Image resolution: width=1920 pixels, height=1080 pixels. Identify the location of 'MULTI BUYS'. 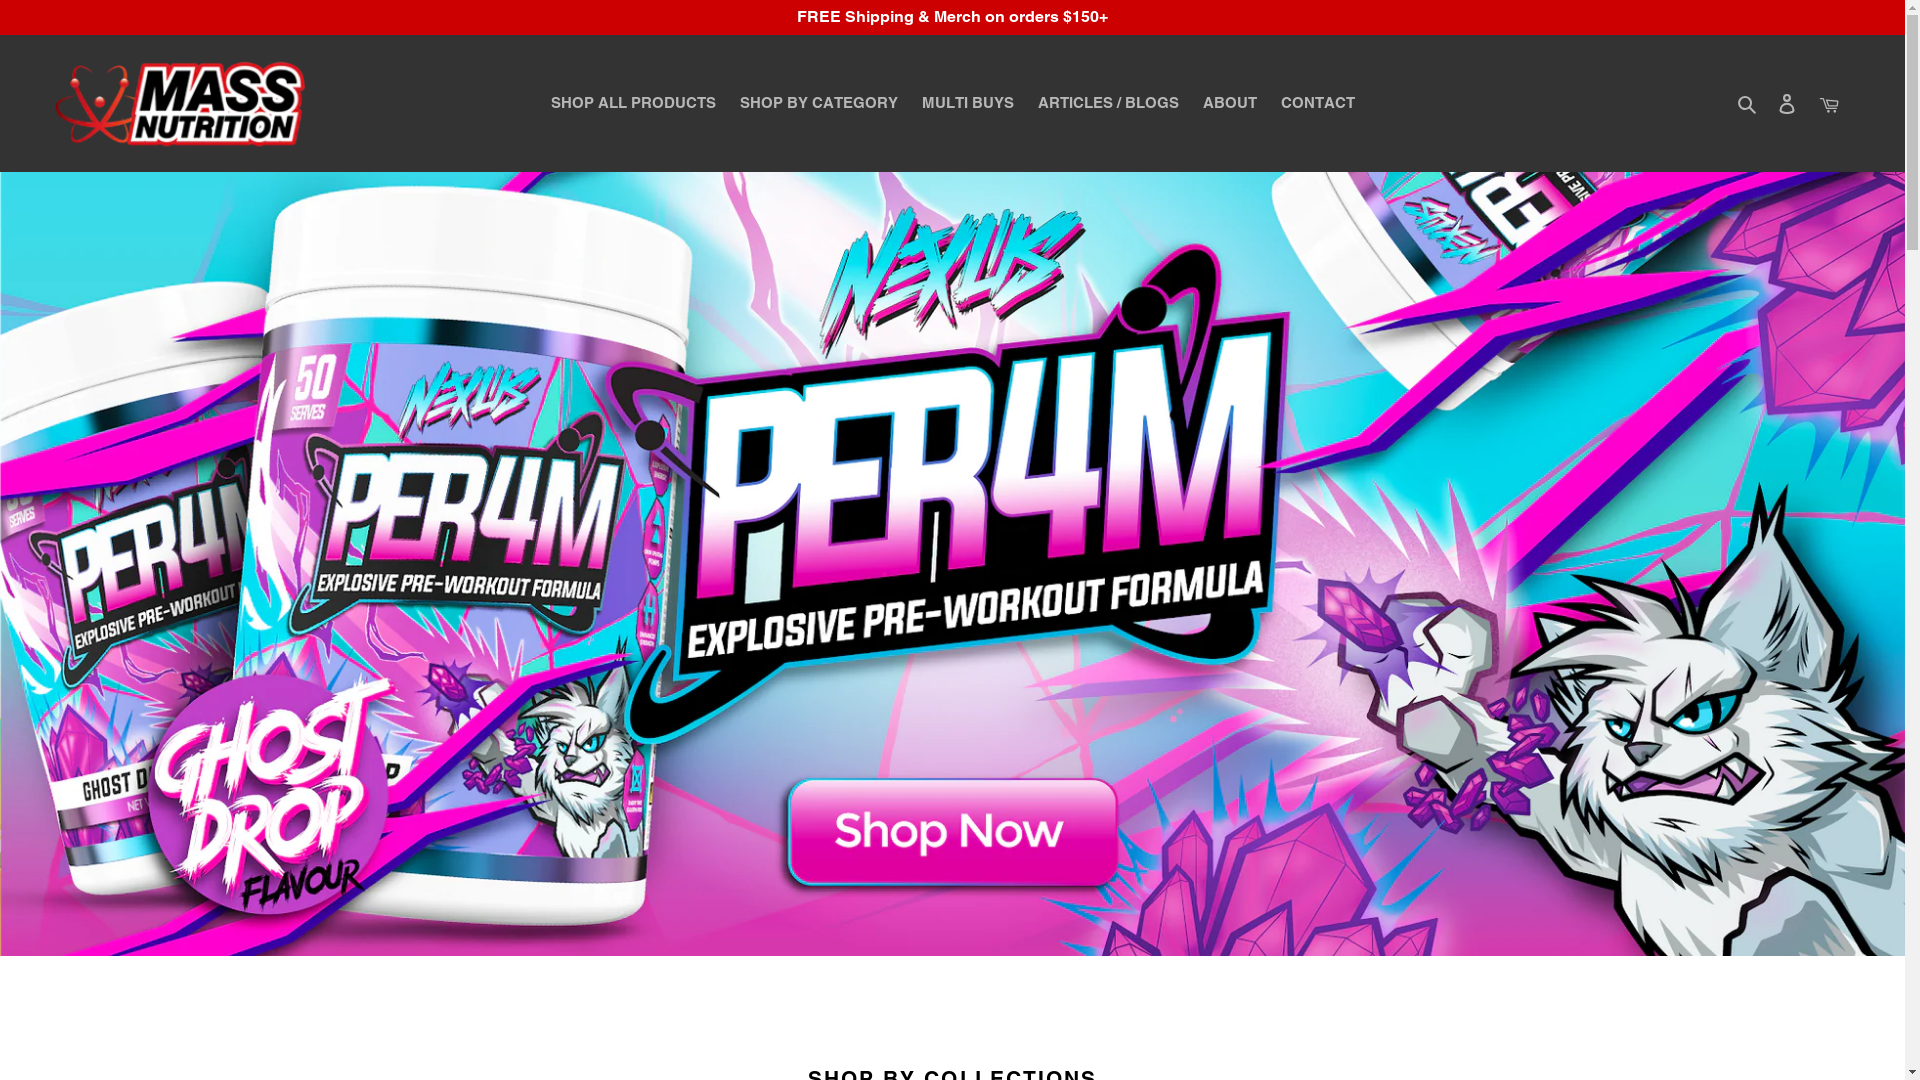
(968, 103).